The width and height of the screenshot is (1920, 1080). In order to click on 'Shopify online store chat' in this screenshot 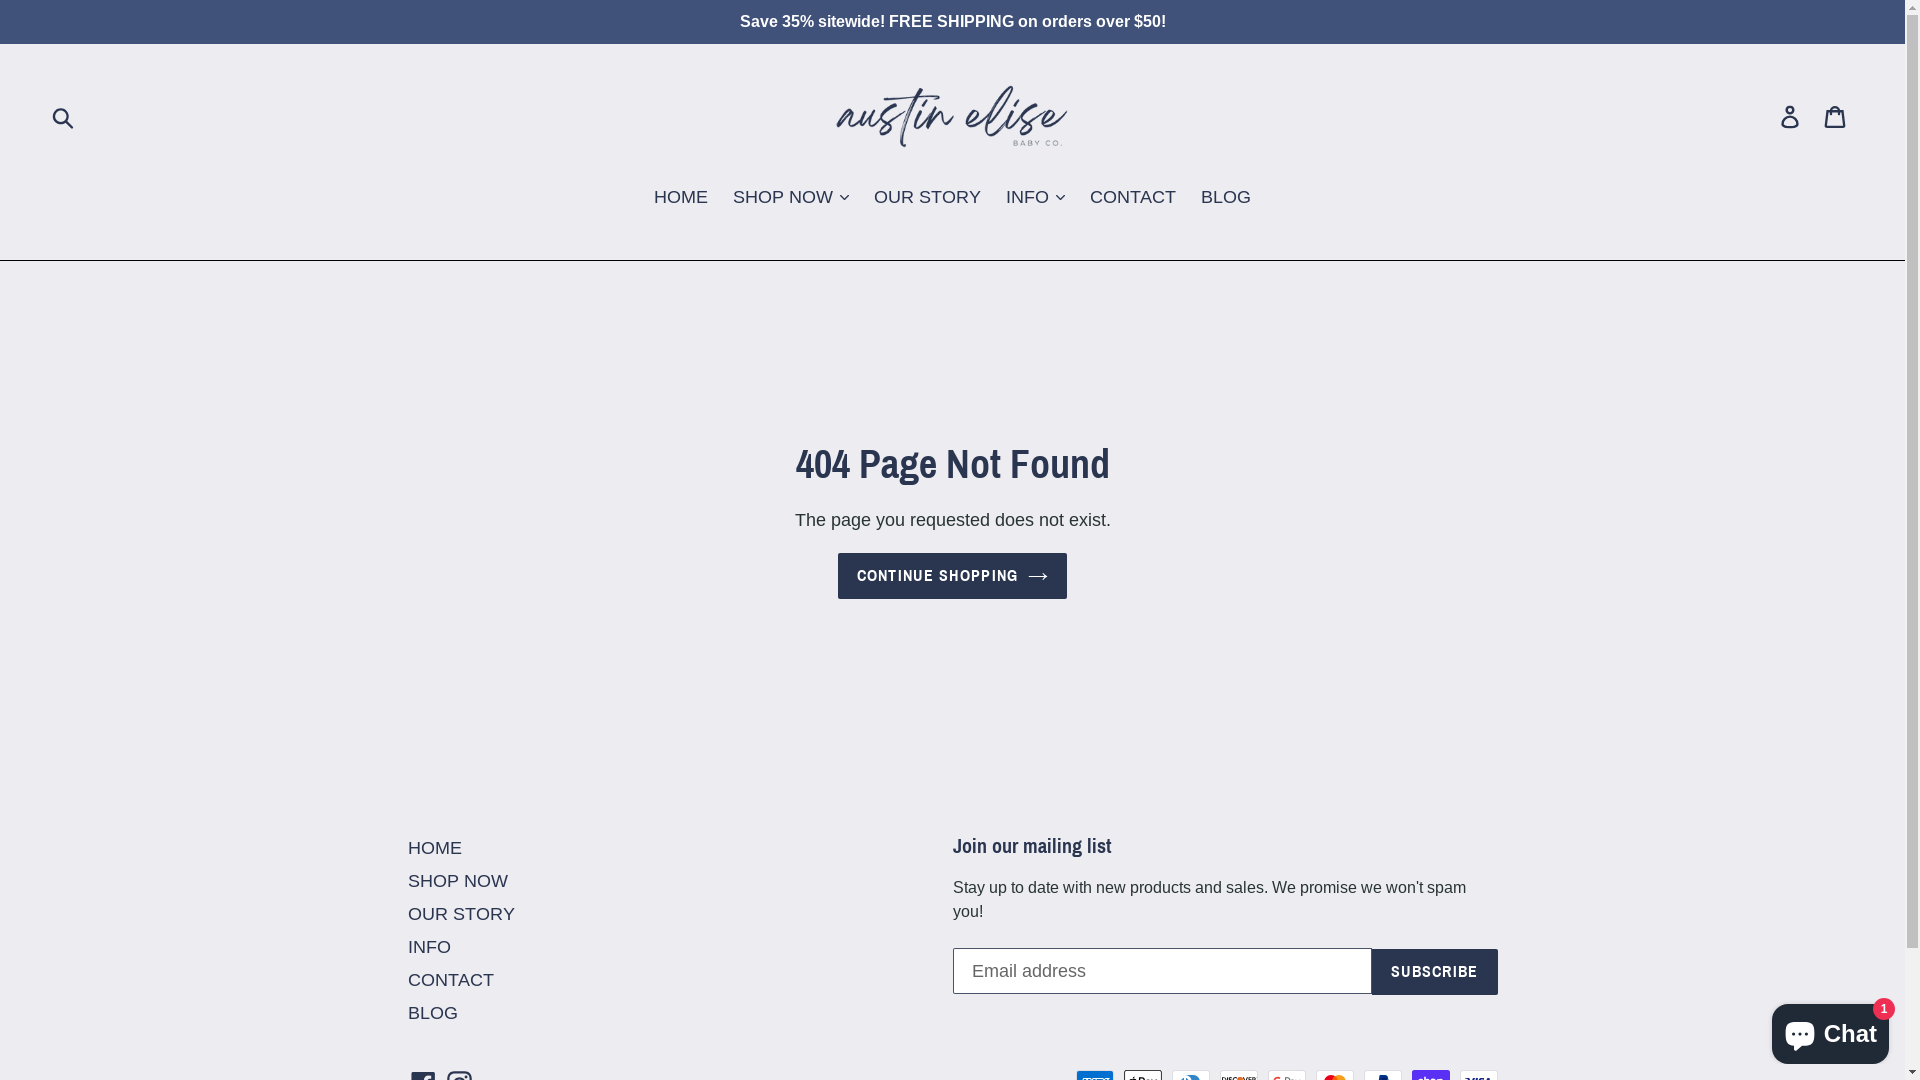, I will do `click(1830, 1029)`.